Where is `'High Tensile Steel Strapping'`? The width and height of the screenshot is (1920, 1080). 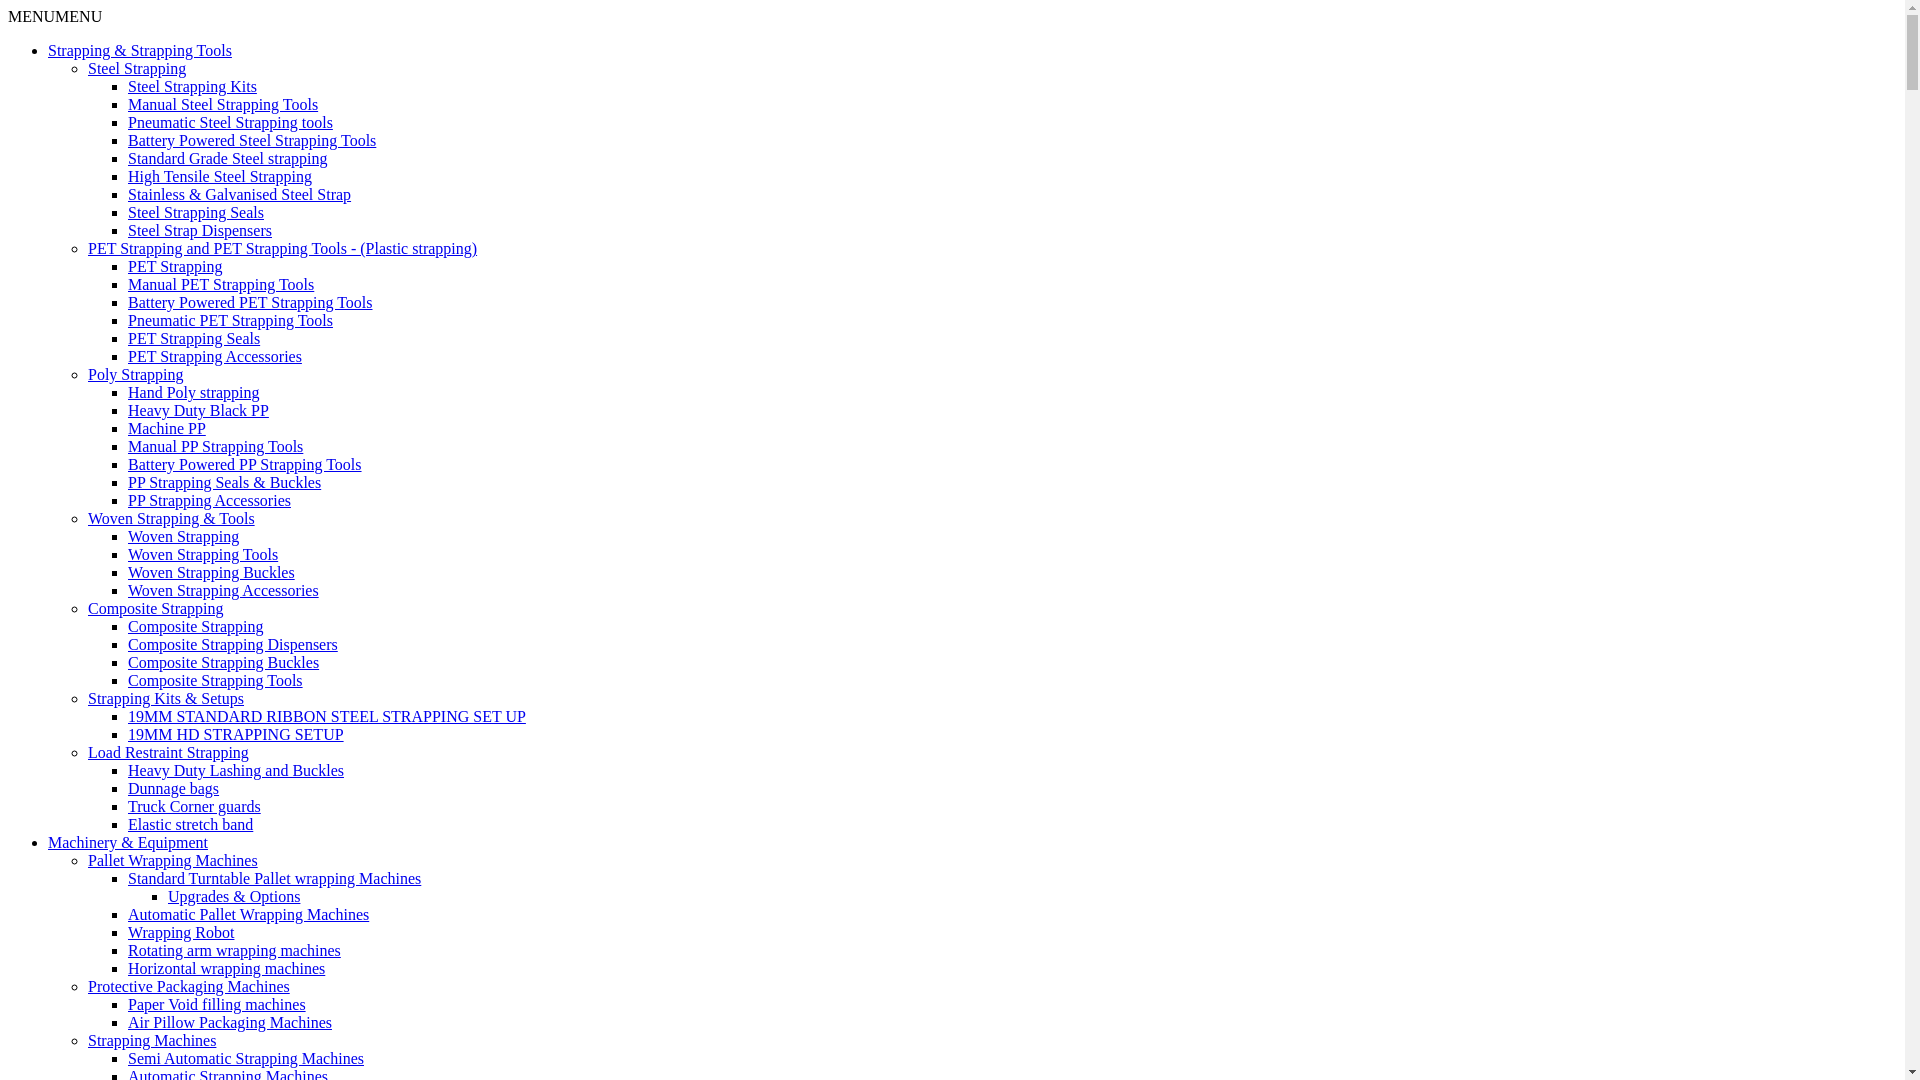
'High Tensile Steel Strapping' is located at coordinates (220, 175).